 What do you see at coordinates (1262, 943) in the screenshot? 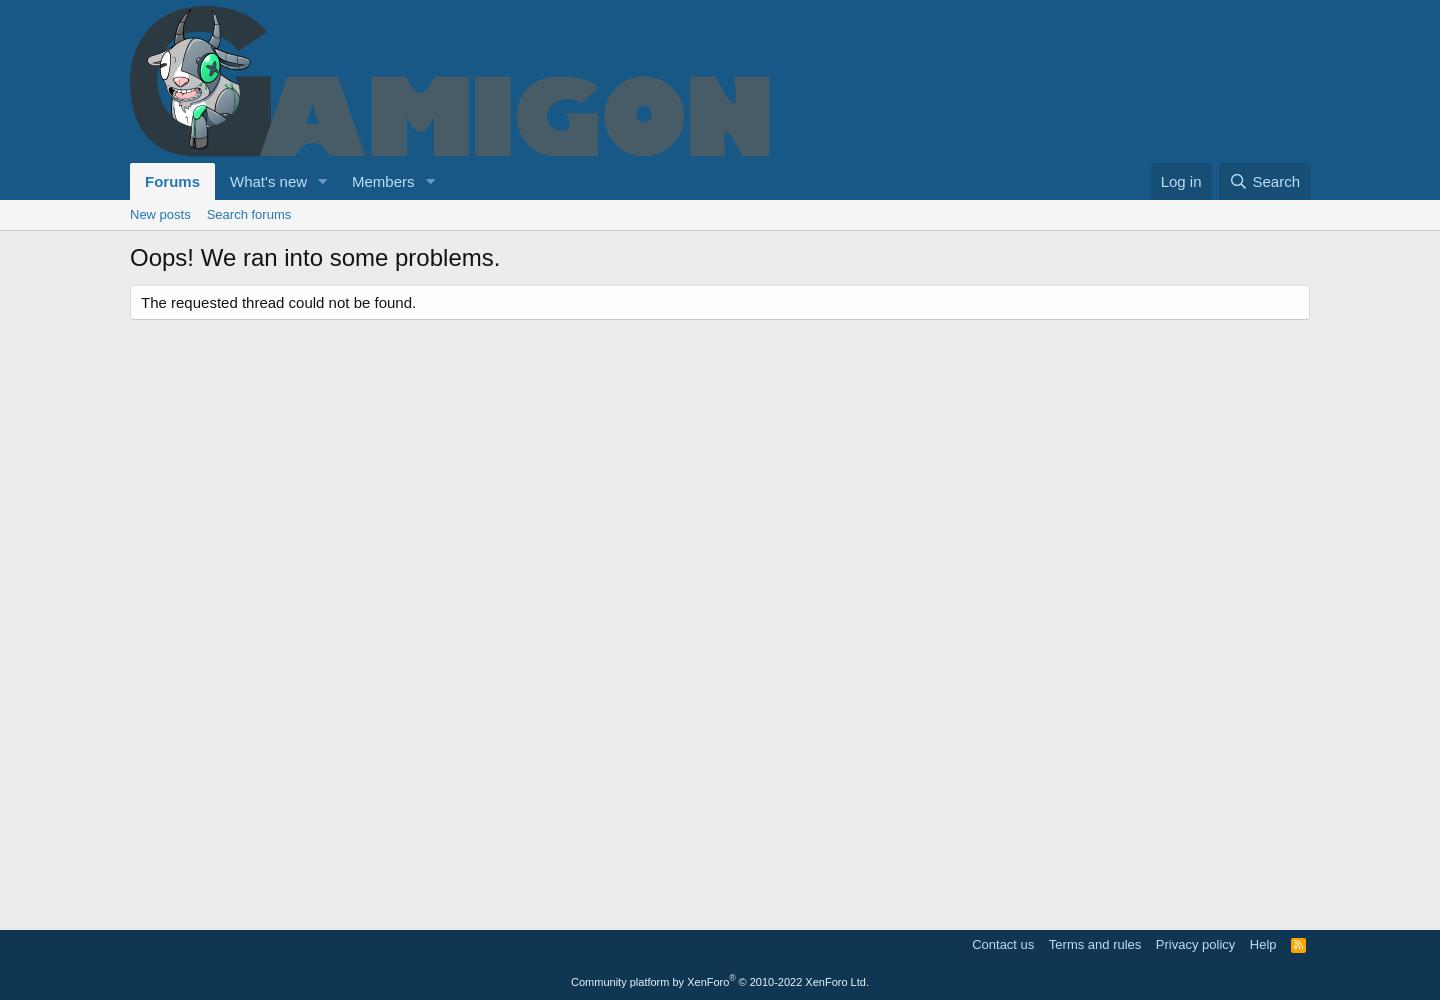
I see `'Help'` at bounding box center [1262, 943].